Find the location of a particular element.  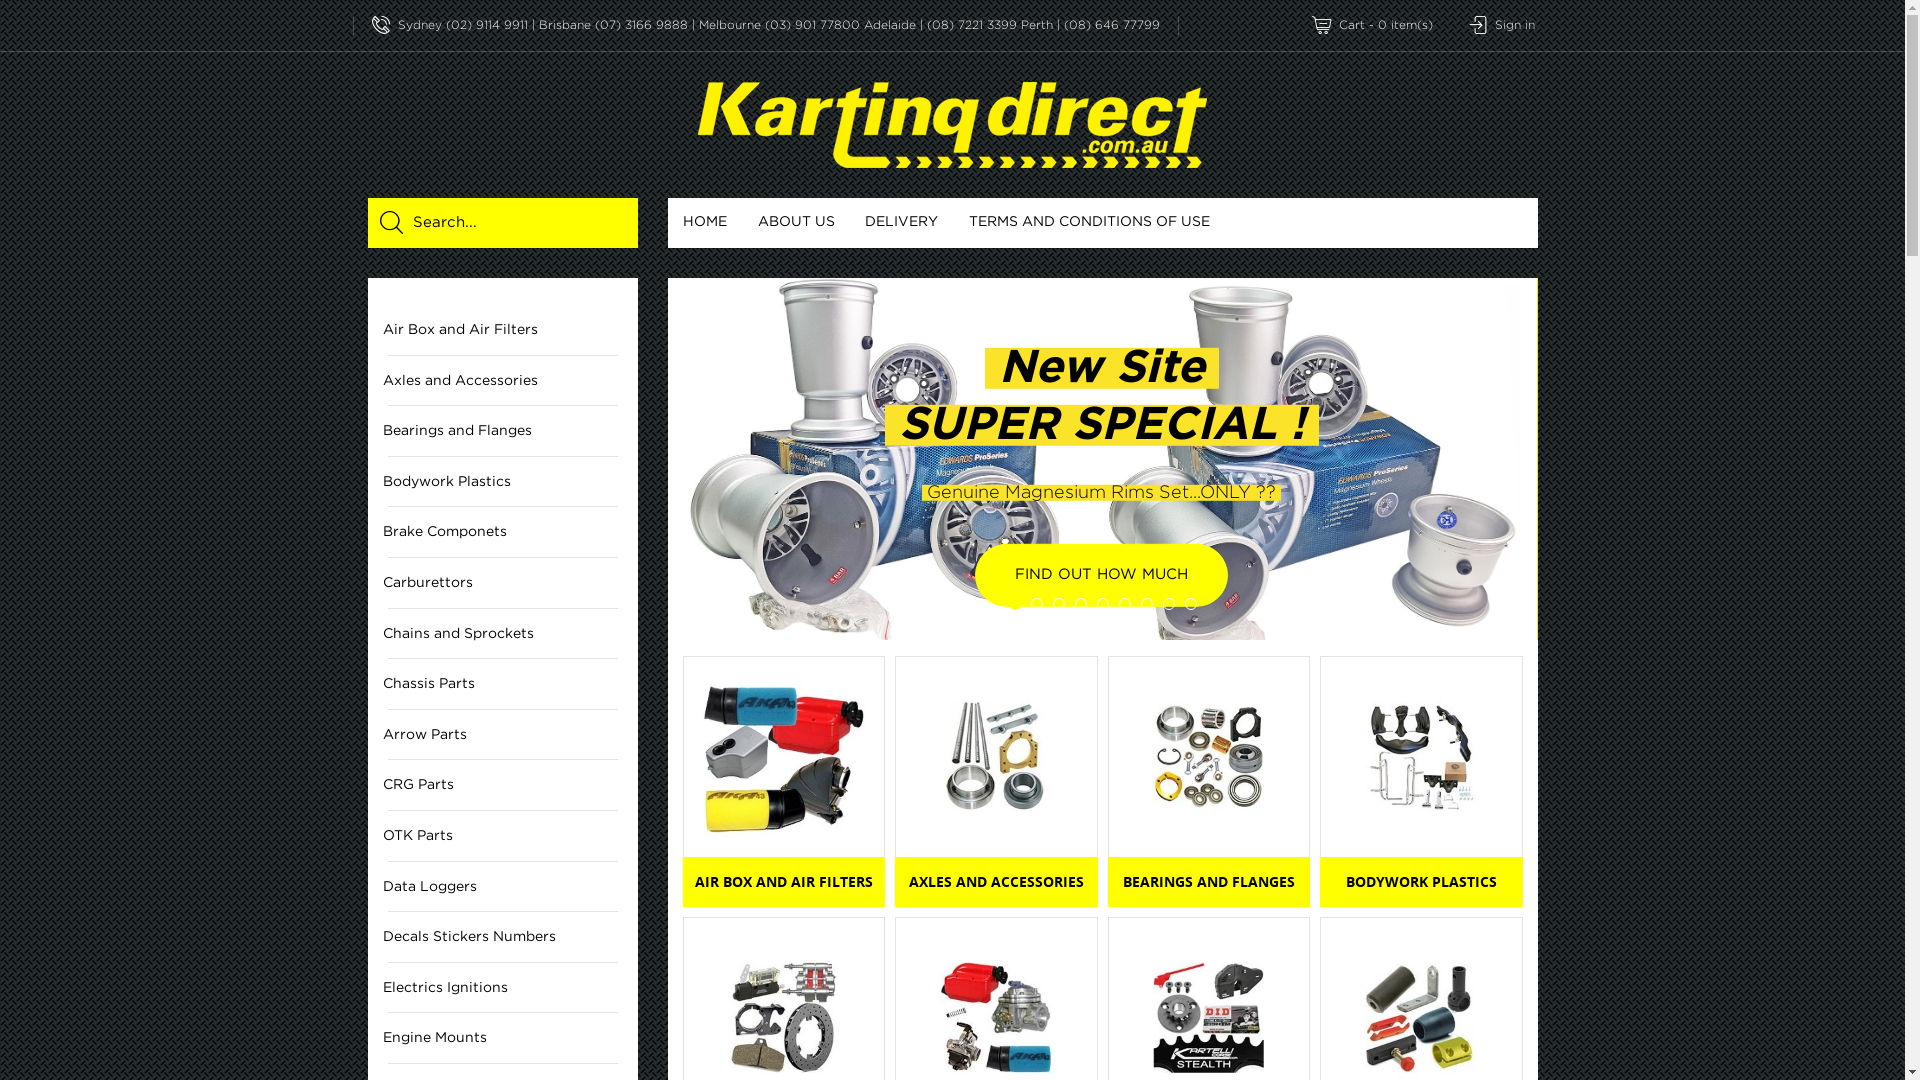

'TERMS AND CONDITIONS OF USE' is located at coordinates (1088, 223).